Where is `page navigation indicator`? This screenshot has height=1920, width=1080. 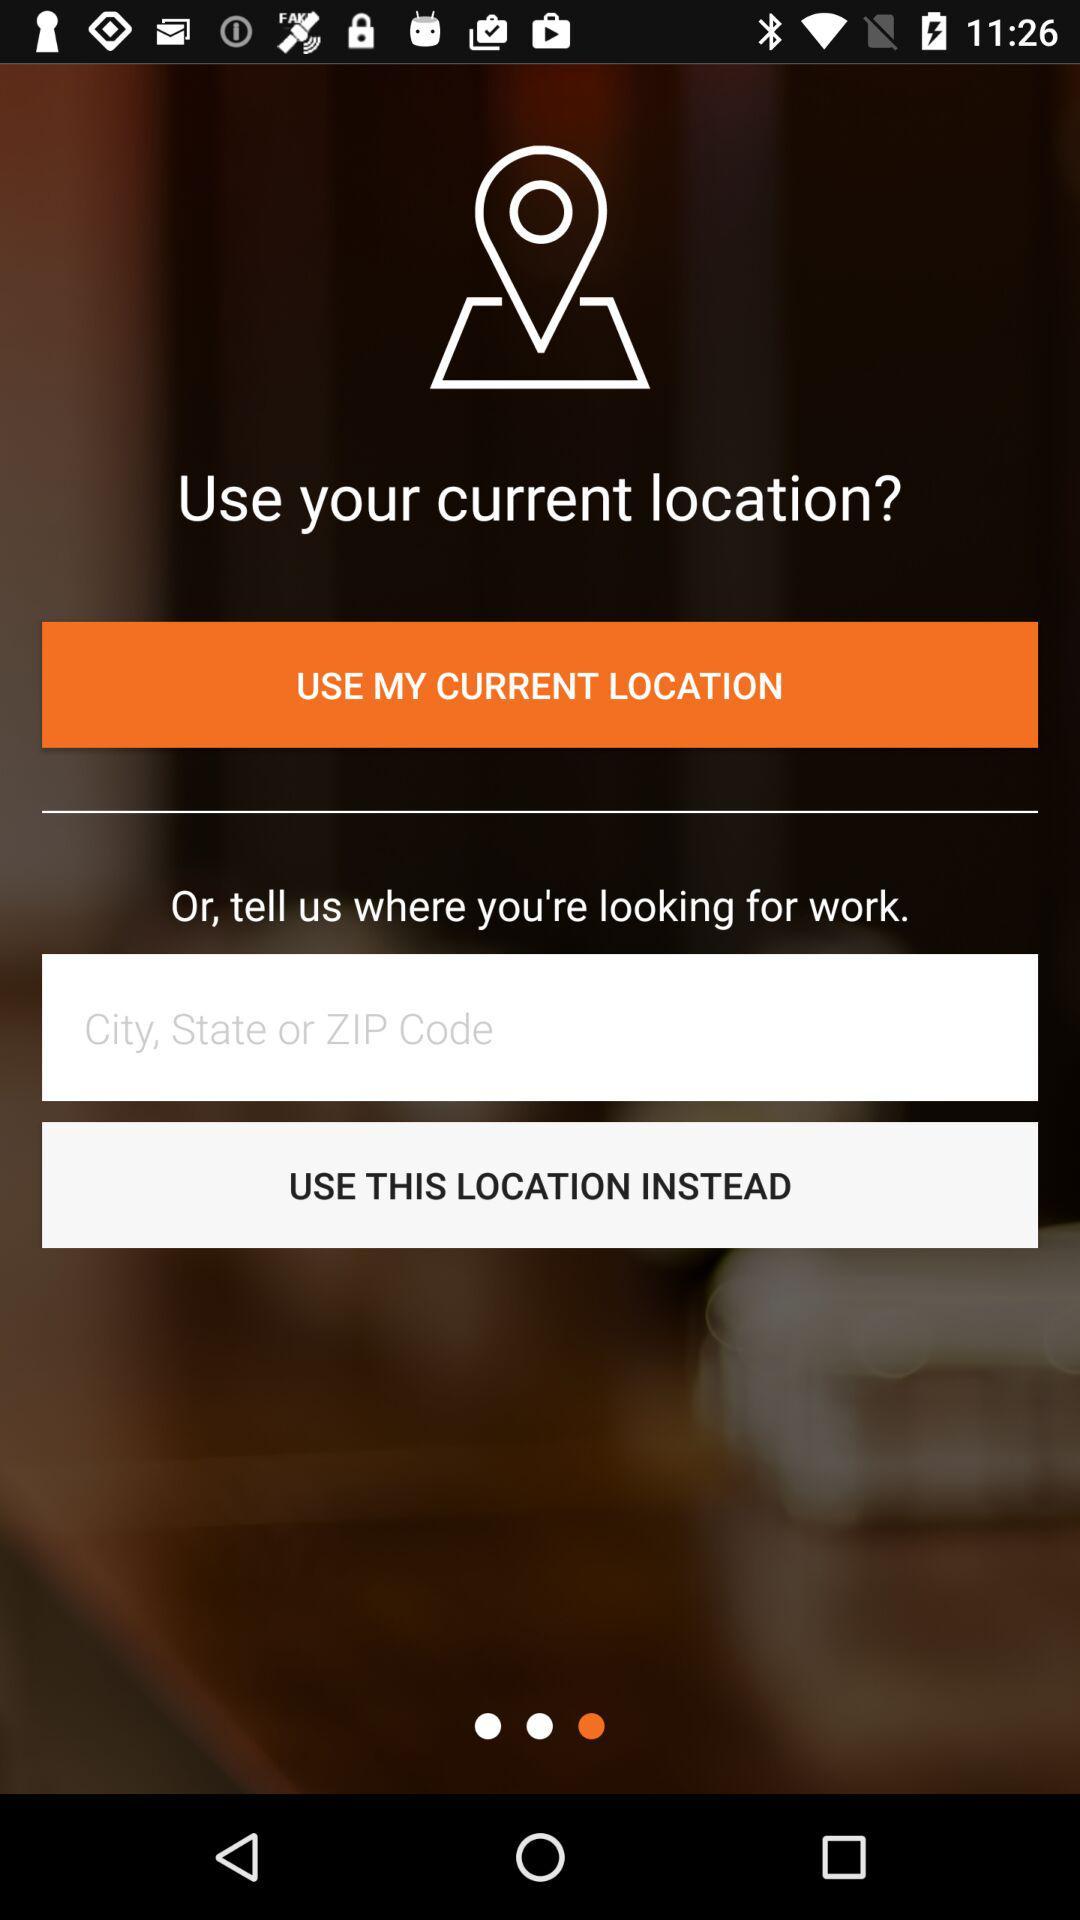
page navigation indicator is located at coordinates (538, 1725).